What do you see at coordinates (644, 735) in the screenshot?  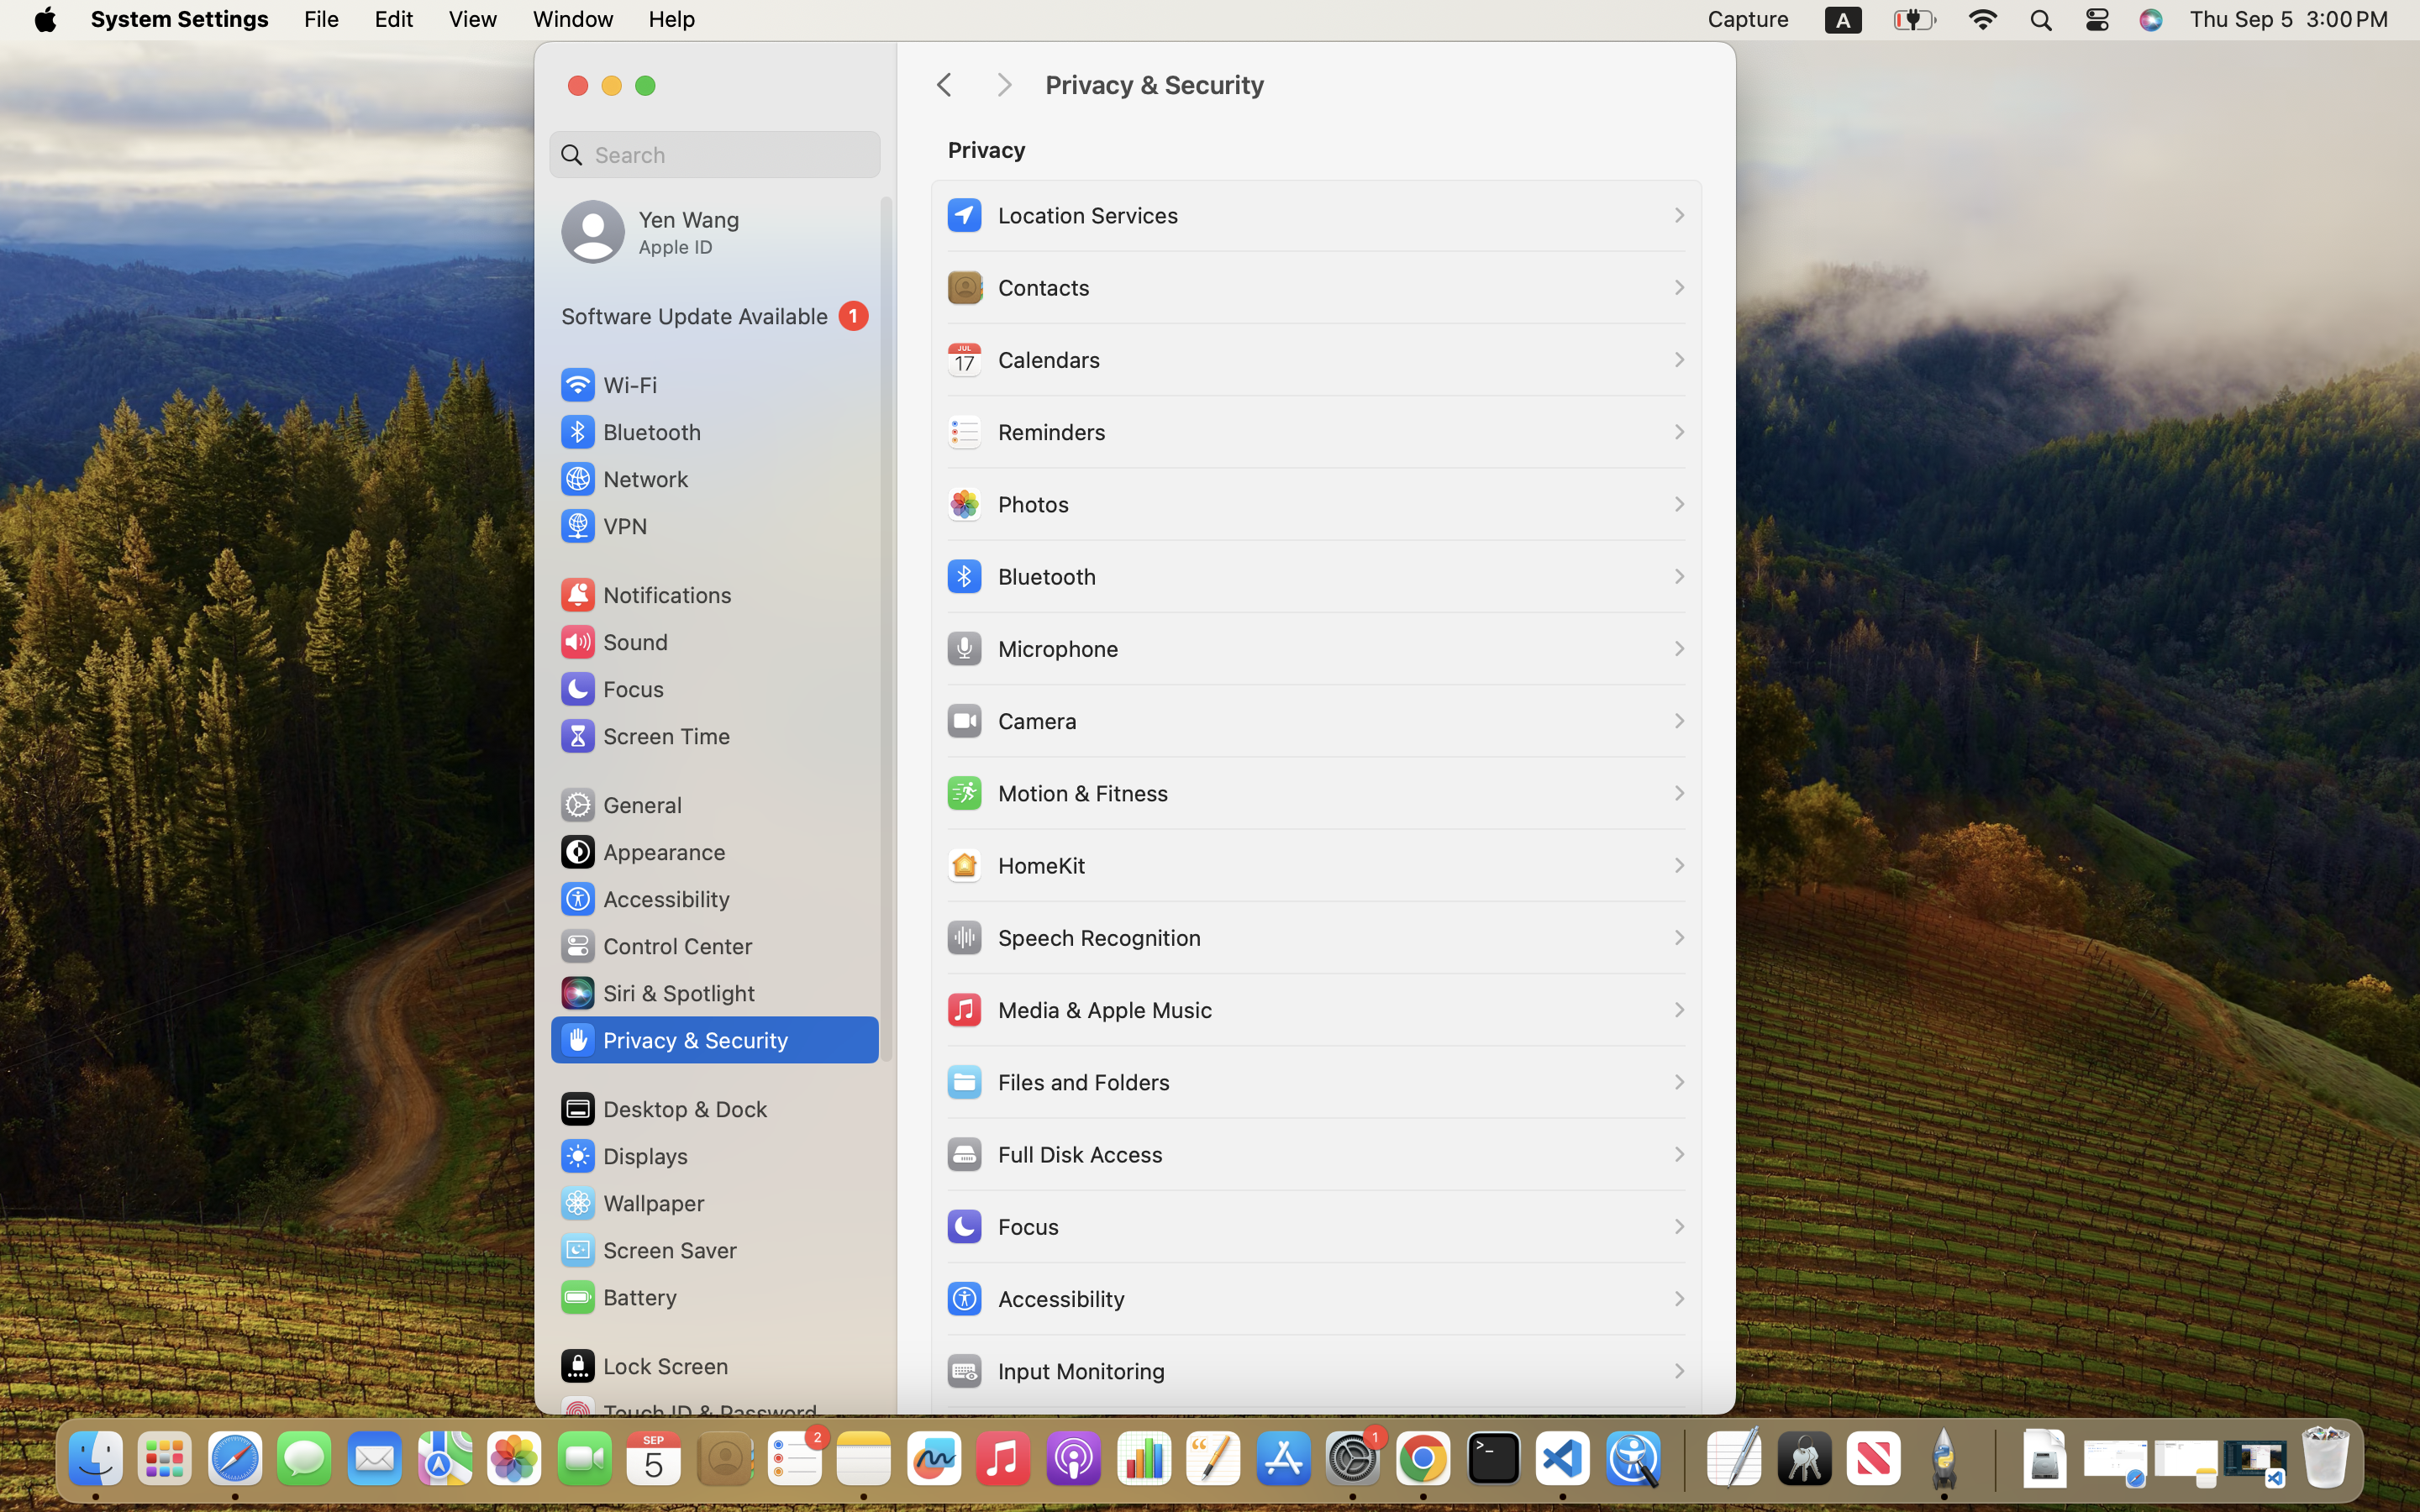 I see `'Screen Time'` at bounding box center [644, 735].